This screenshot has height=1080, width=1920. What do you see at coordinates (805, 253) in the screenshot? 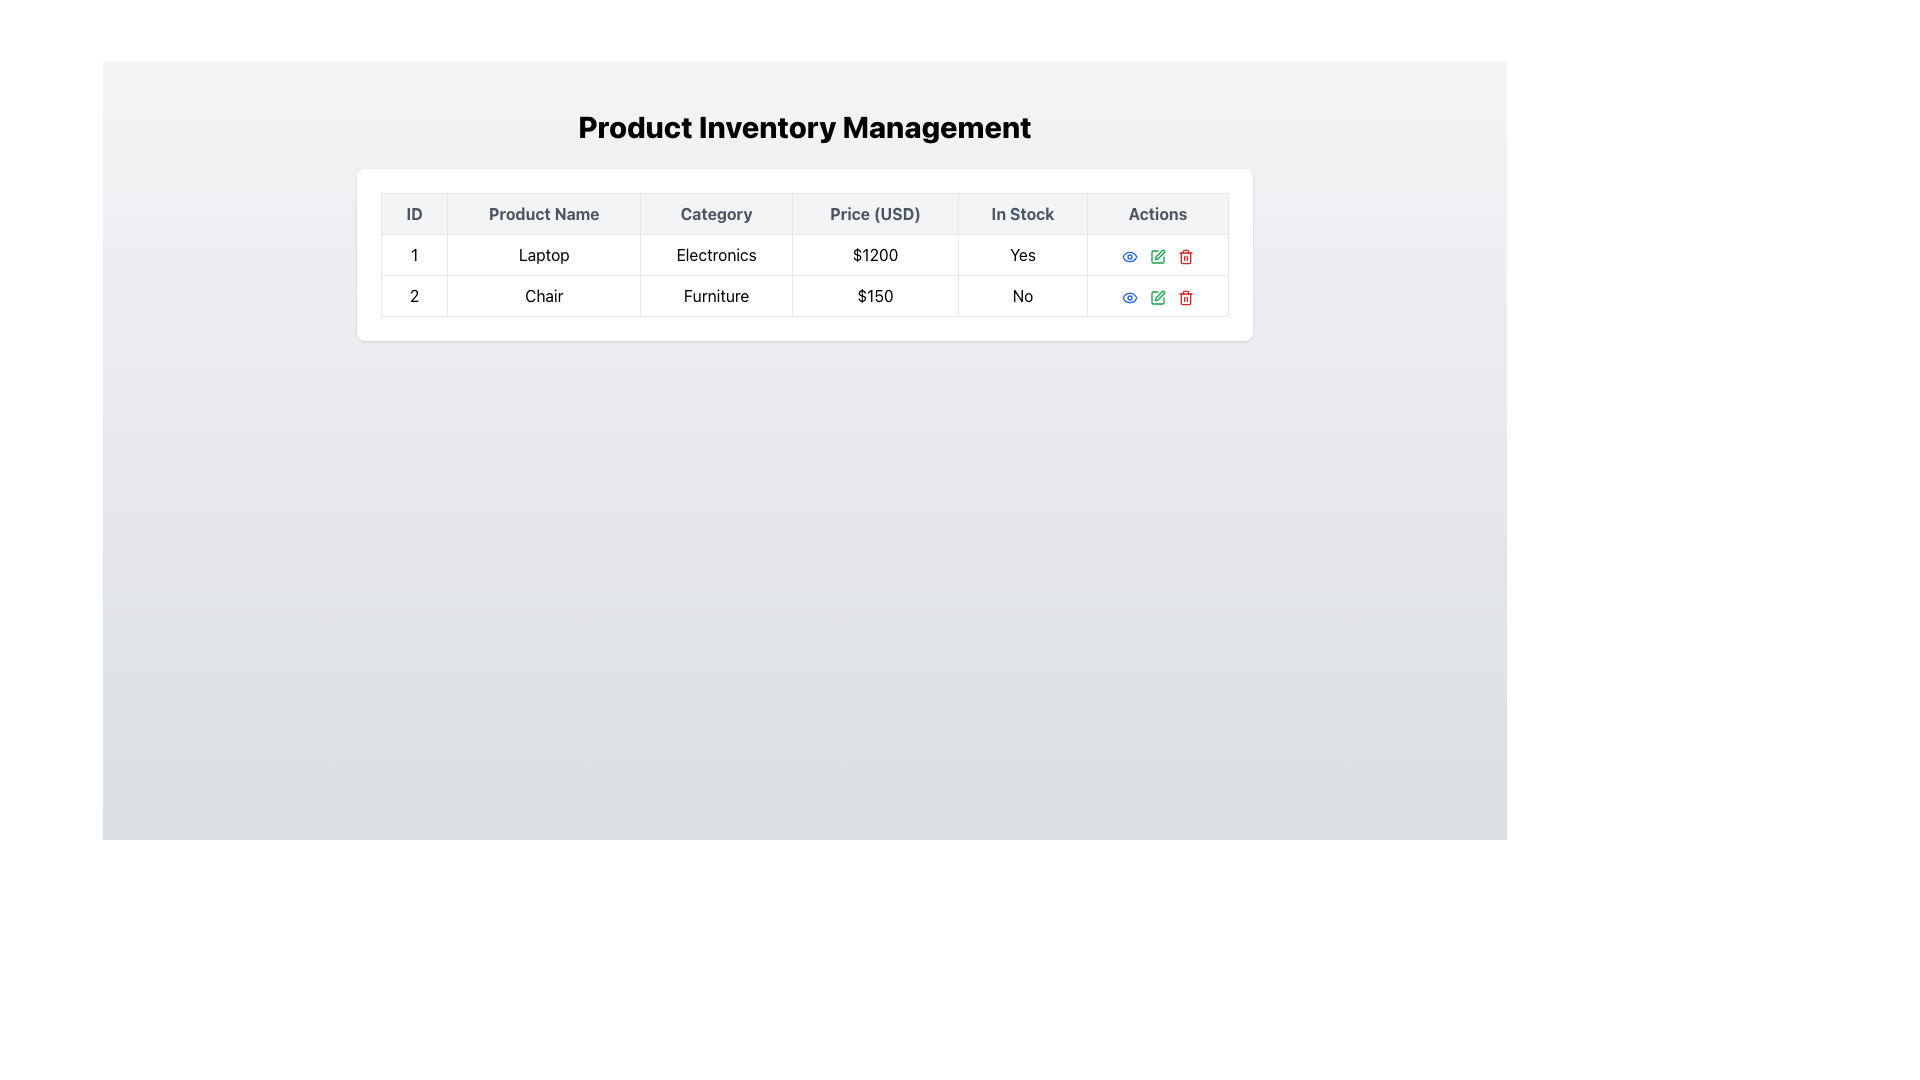
I see `the data table cell displaying product information` at bounding box center [805, 253].